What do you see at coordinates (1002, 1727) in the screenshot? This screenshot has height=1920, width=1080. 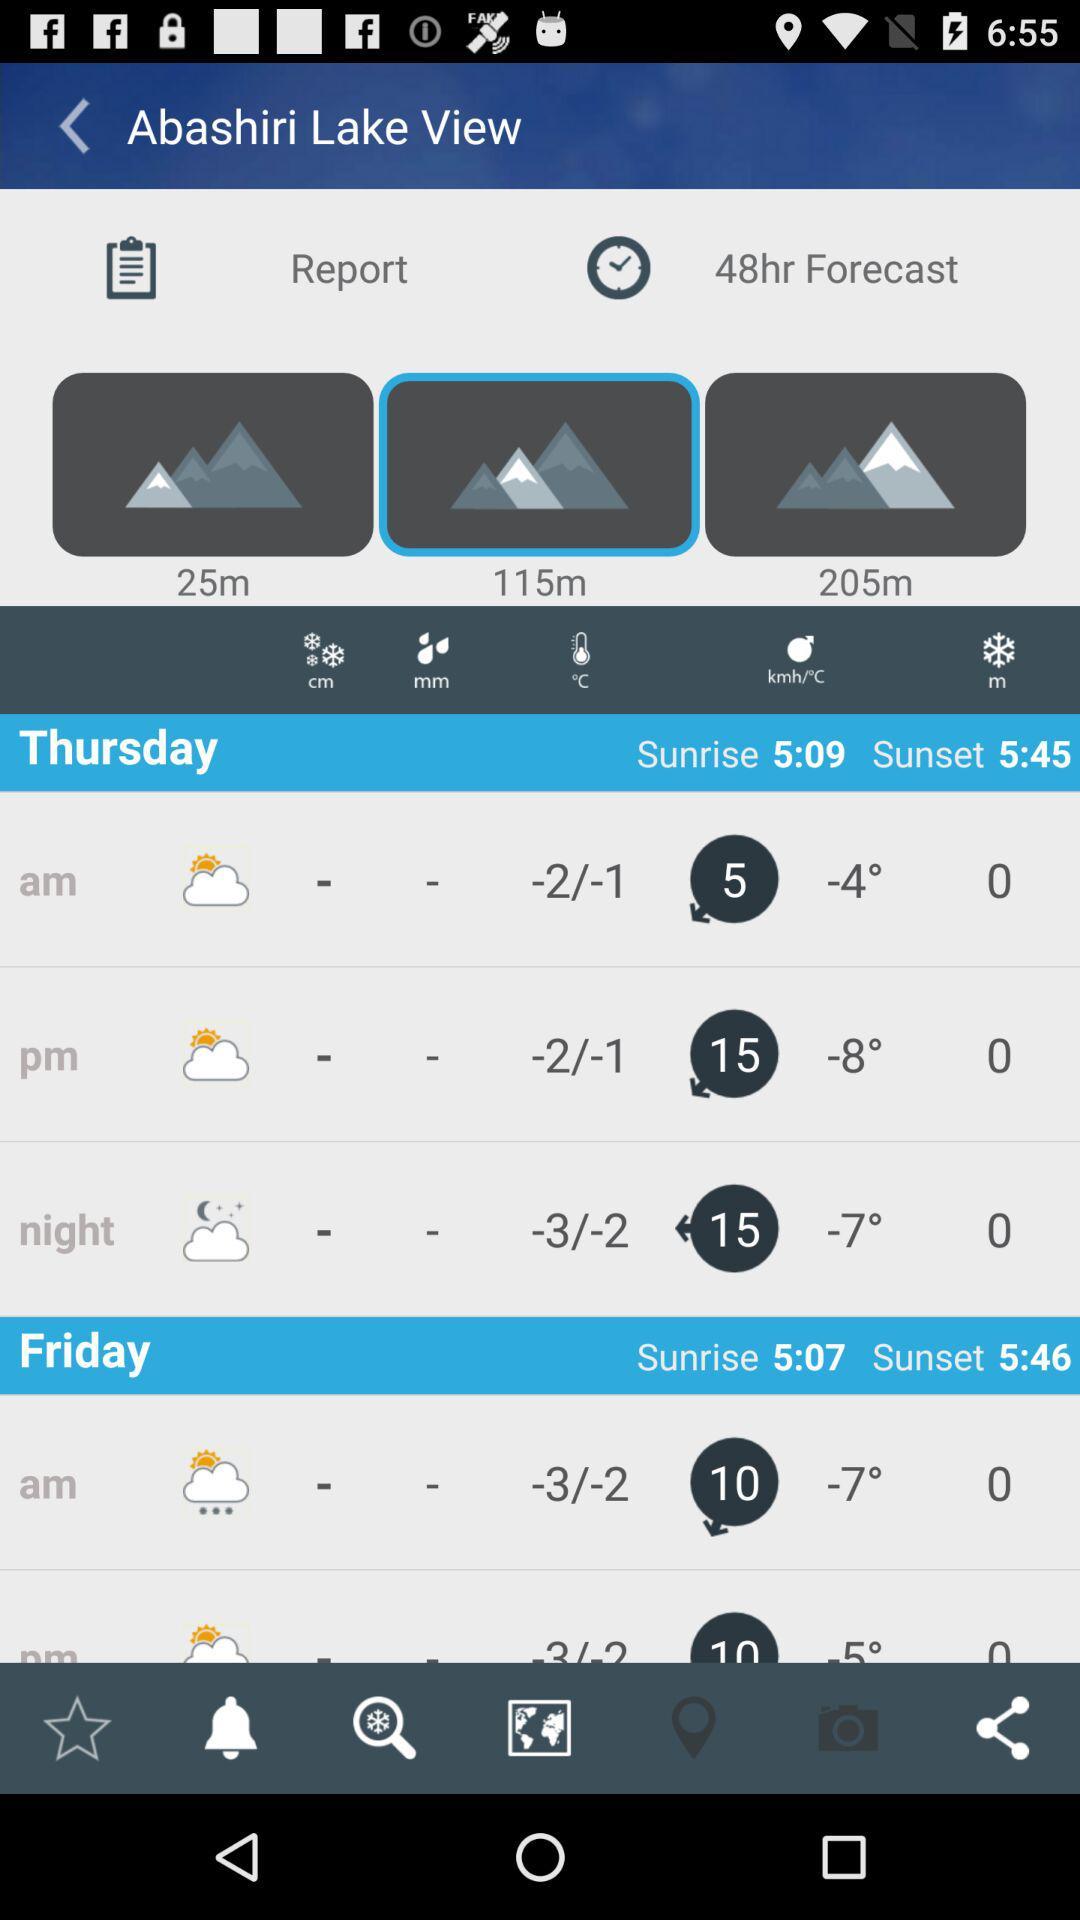 I see `share` at bounding box center [1002, 1727].